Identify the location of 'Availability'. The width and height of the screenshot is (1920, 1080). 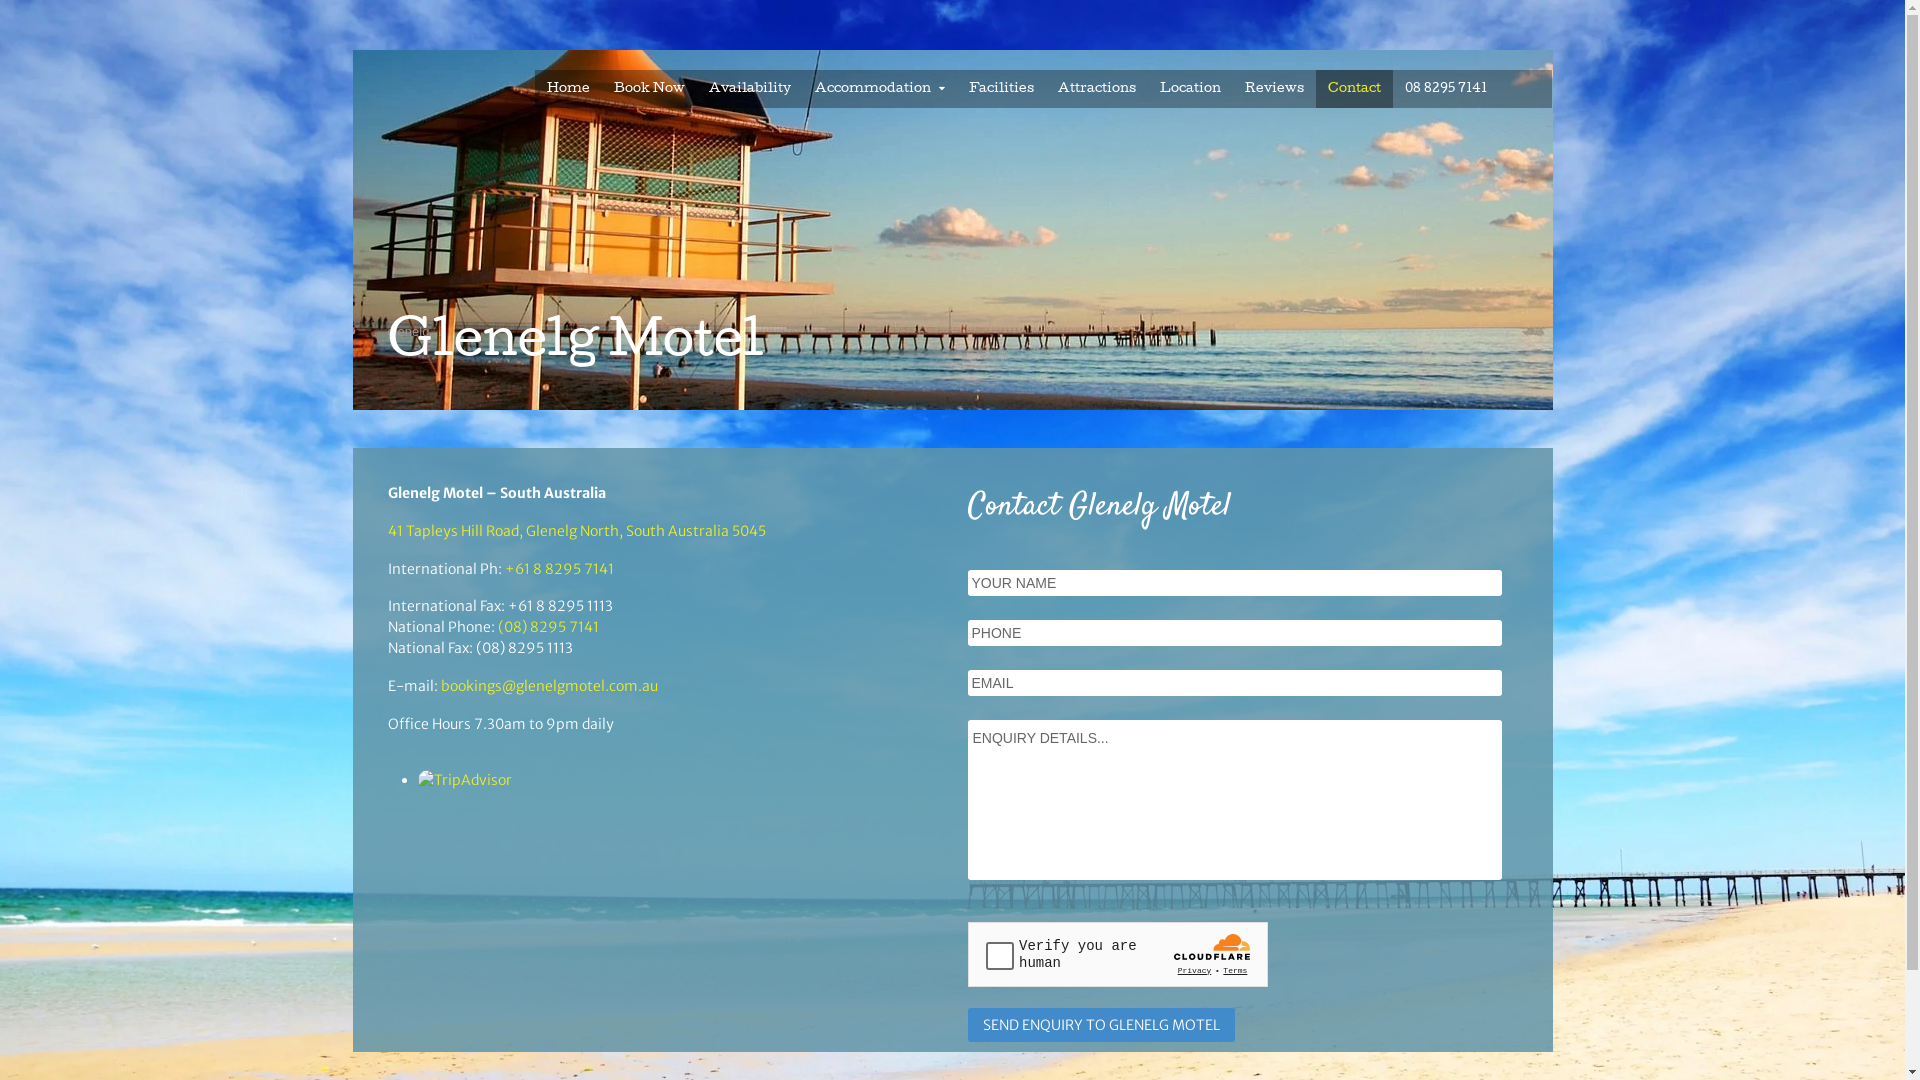
(747, 87).